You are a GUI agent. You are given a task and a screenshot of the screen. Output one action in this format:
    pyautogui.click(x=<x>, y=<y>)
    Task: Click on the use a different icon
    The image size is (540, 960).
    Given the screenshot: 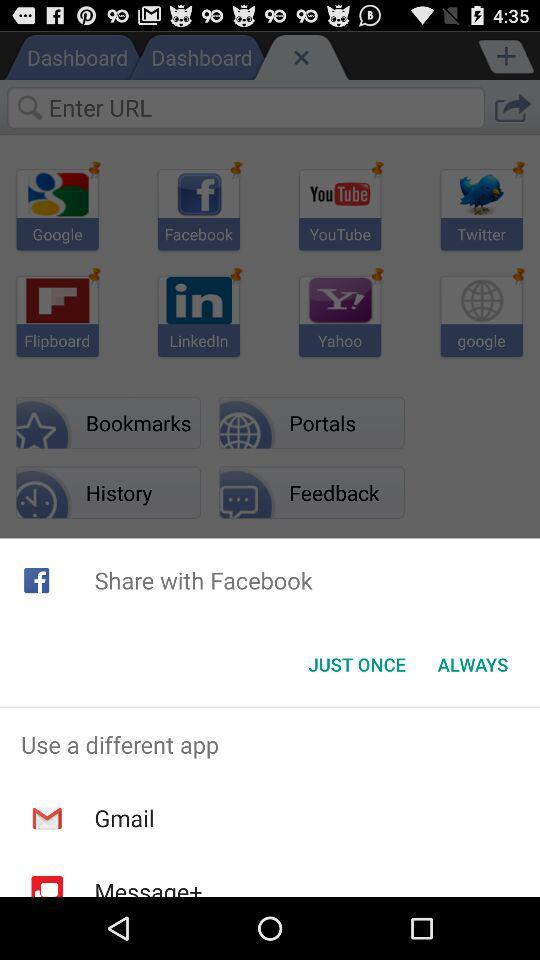 What is the action you would take?
    pyautogui.click(x=270, y=743)
    